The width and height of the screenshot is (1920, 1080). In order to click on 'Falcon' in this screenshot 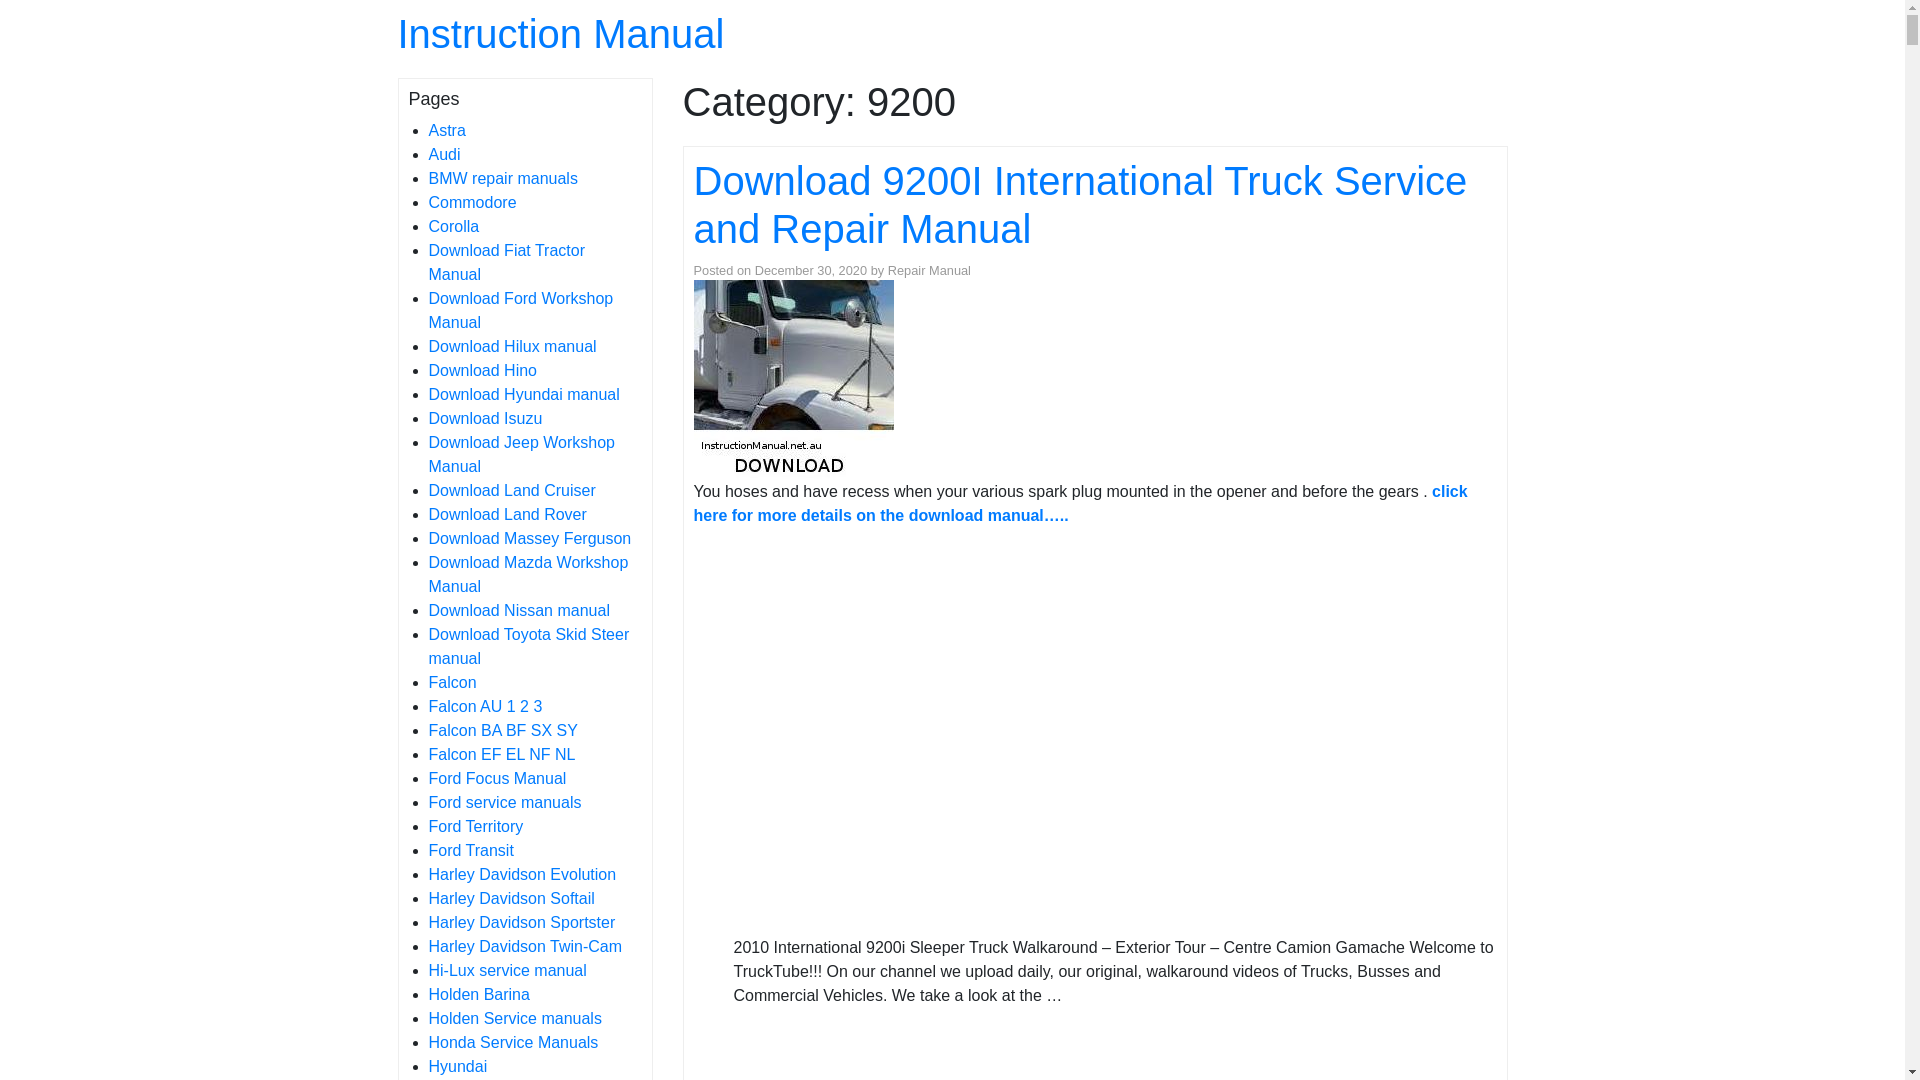, I will do `click(450, 681)`.